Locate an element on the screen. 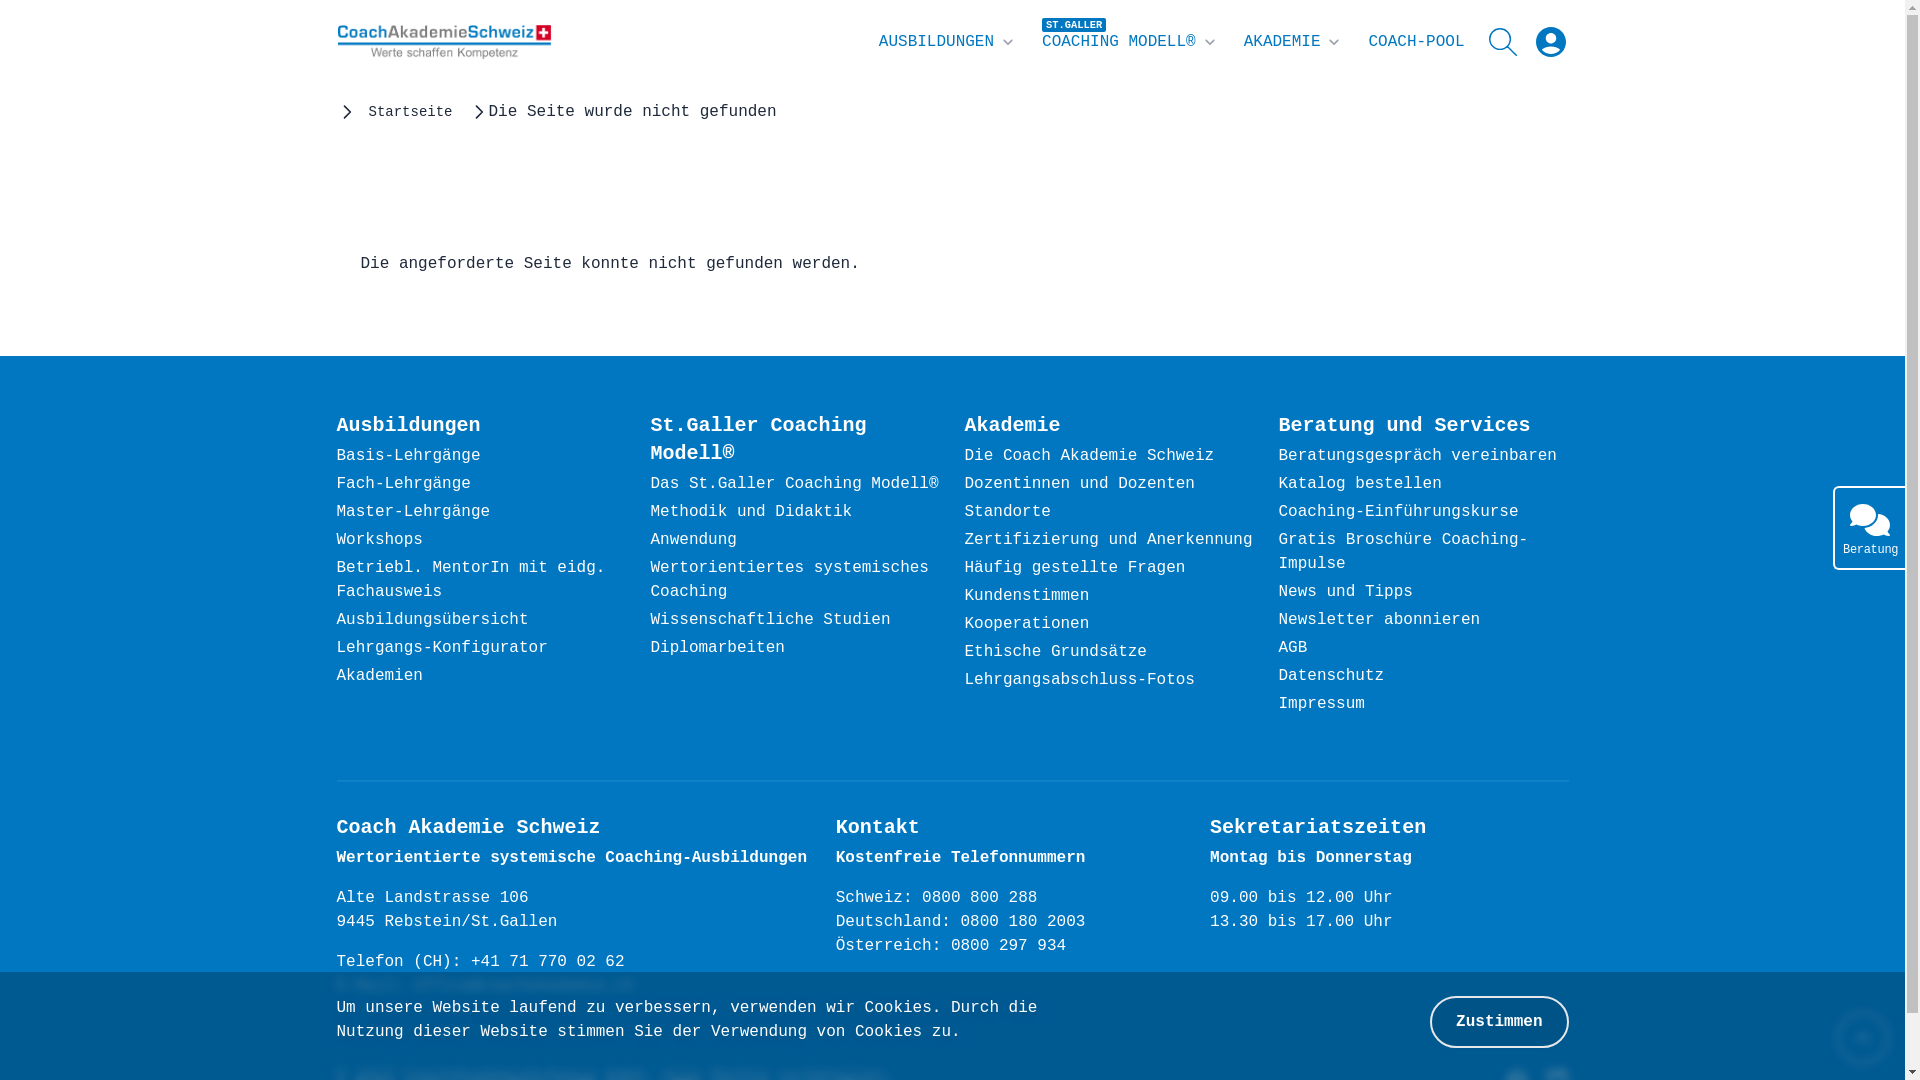 The height and width of the screenshot is (1080, 1920). 'Methodik und Didaktik' is located at coordinates (749, 512).